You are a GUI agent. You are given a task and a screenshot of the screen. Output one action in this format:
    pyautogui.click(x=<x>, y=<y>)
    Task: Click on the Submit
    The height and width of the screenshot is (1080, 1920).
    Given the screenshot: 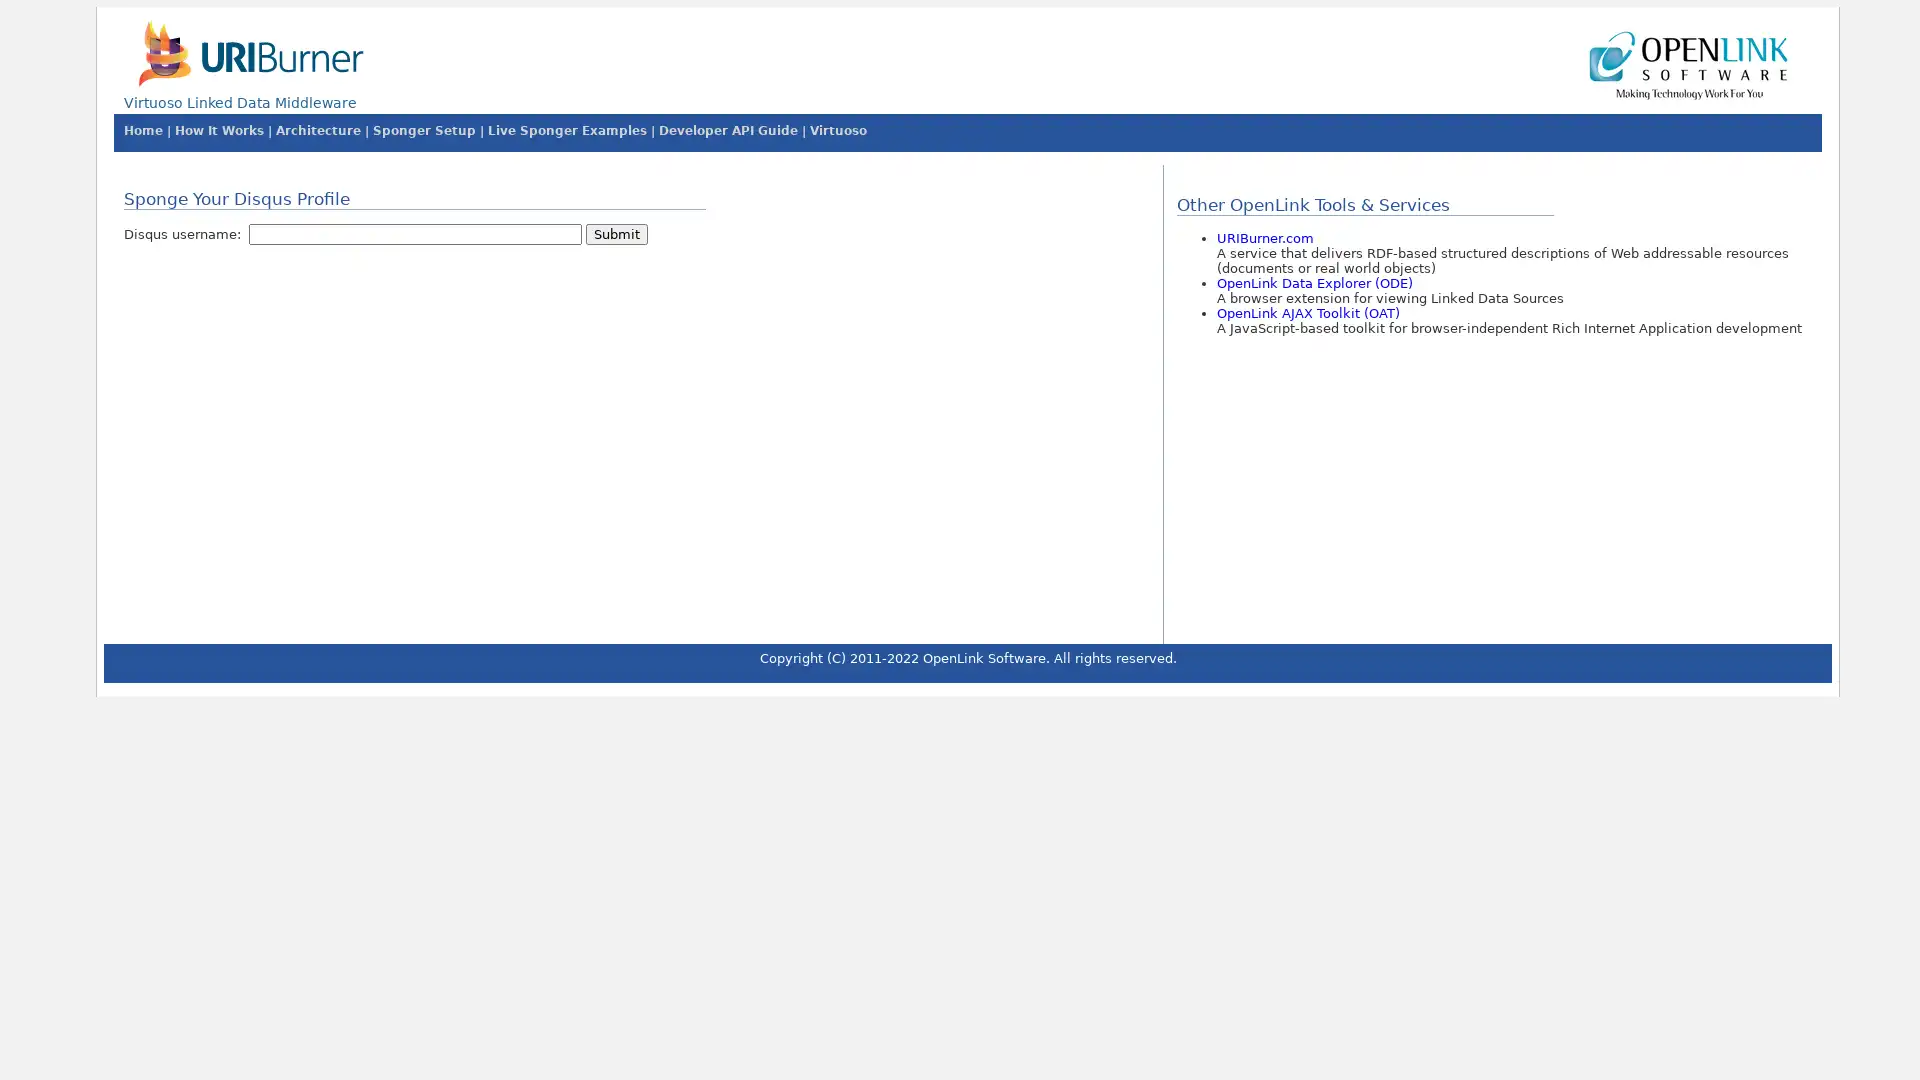 What is the action you would take?
    pyautogui.click(x=614, y=233)
    